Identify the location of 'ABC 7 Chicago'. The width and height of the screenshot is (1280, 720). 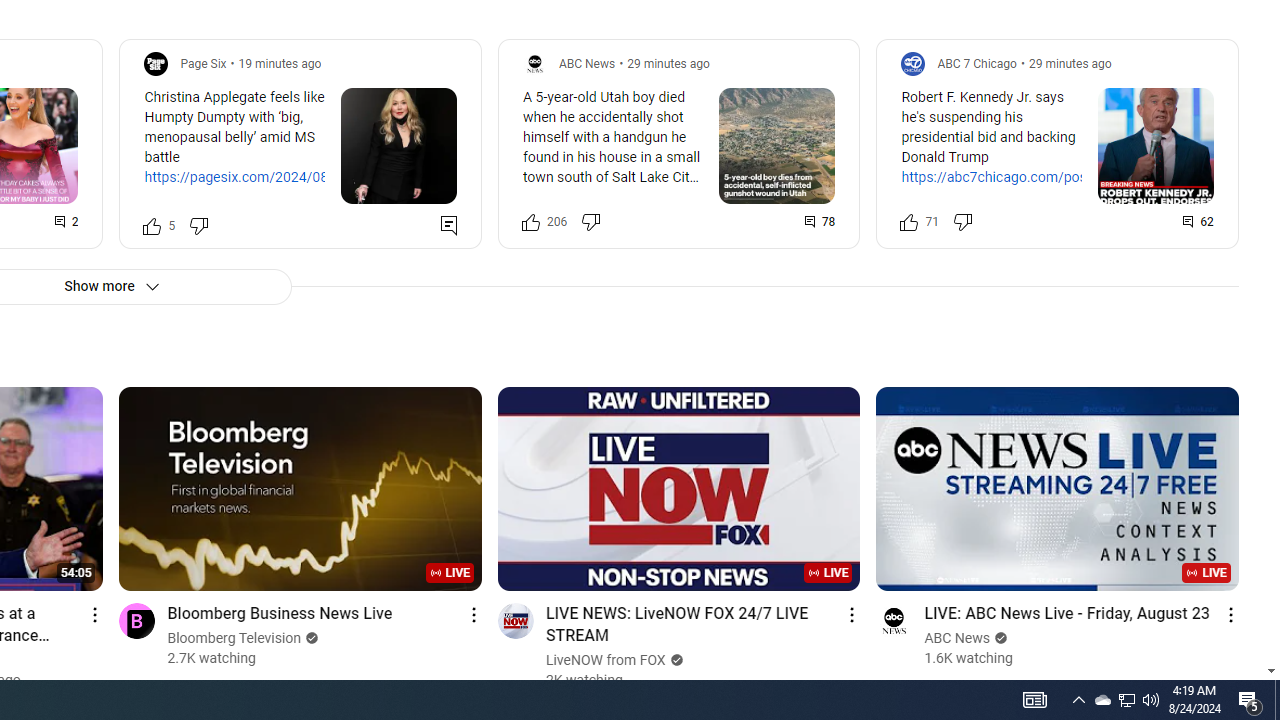
(977, 62).